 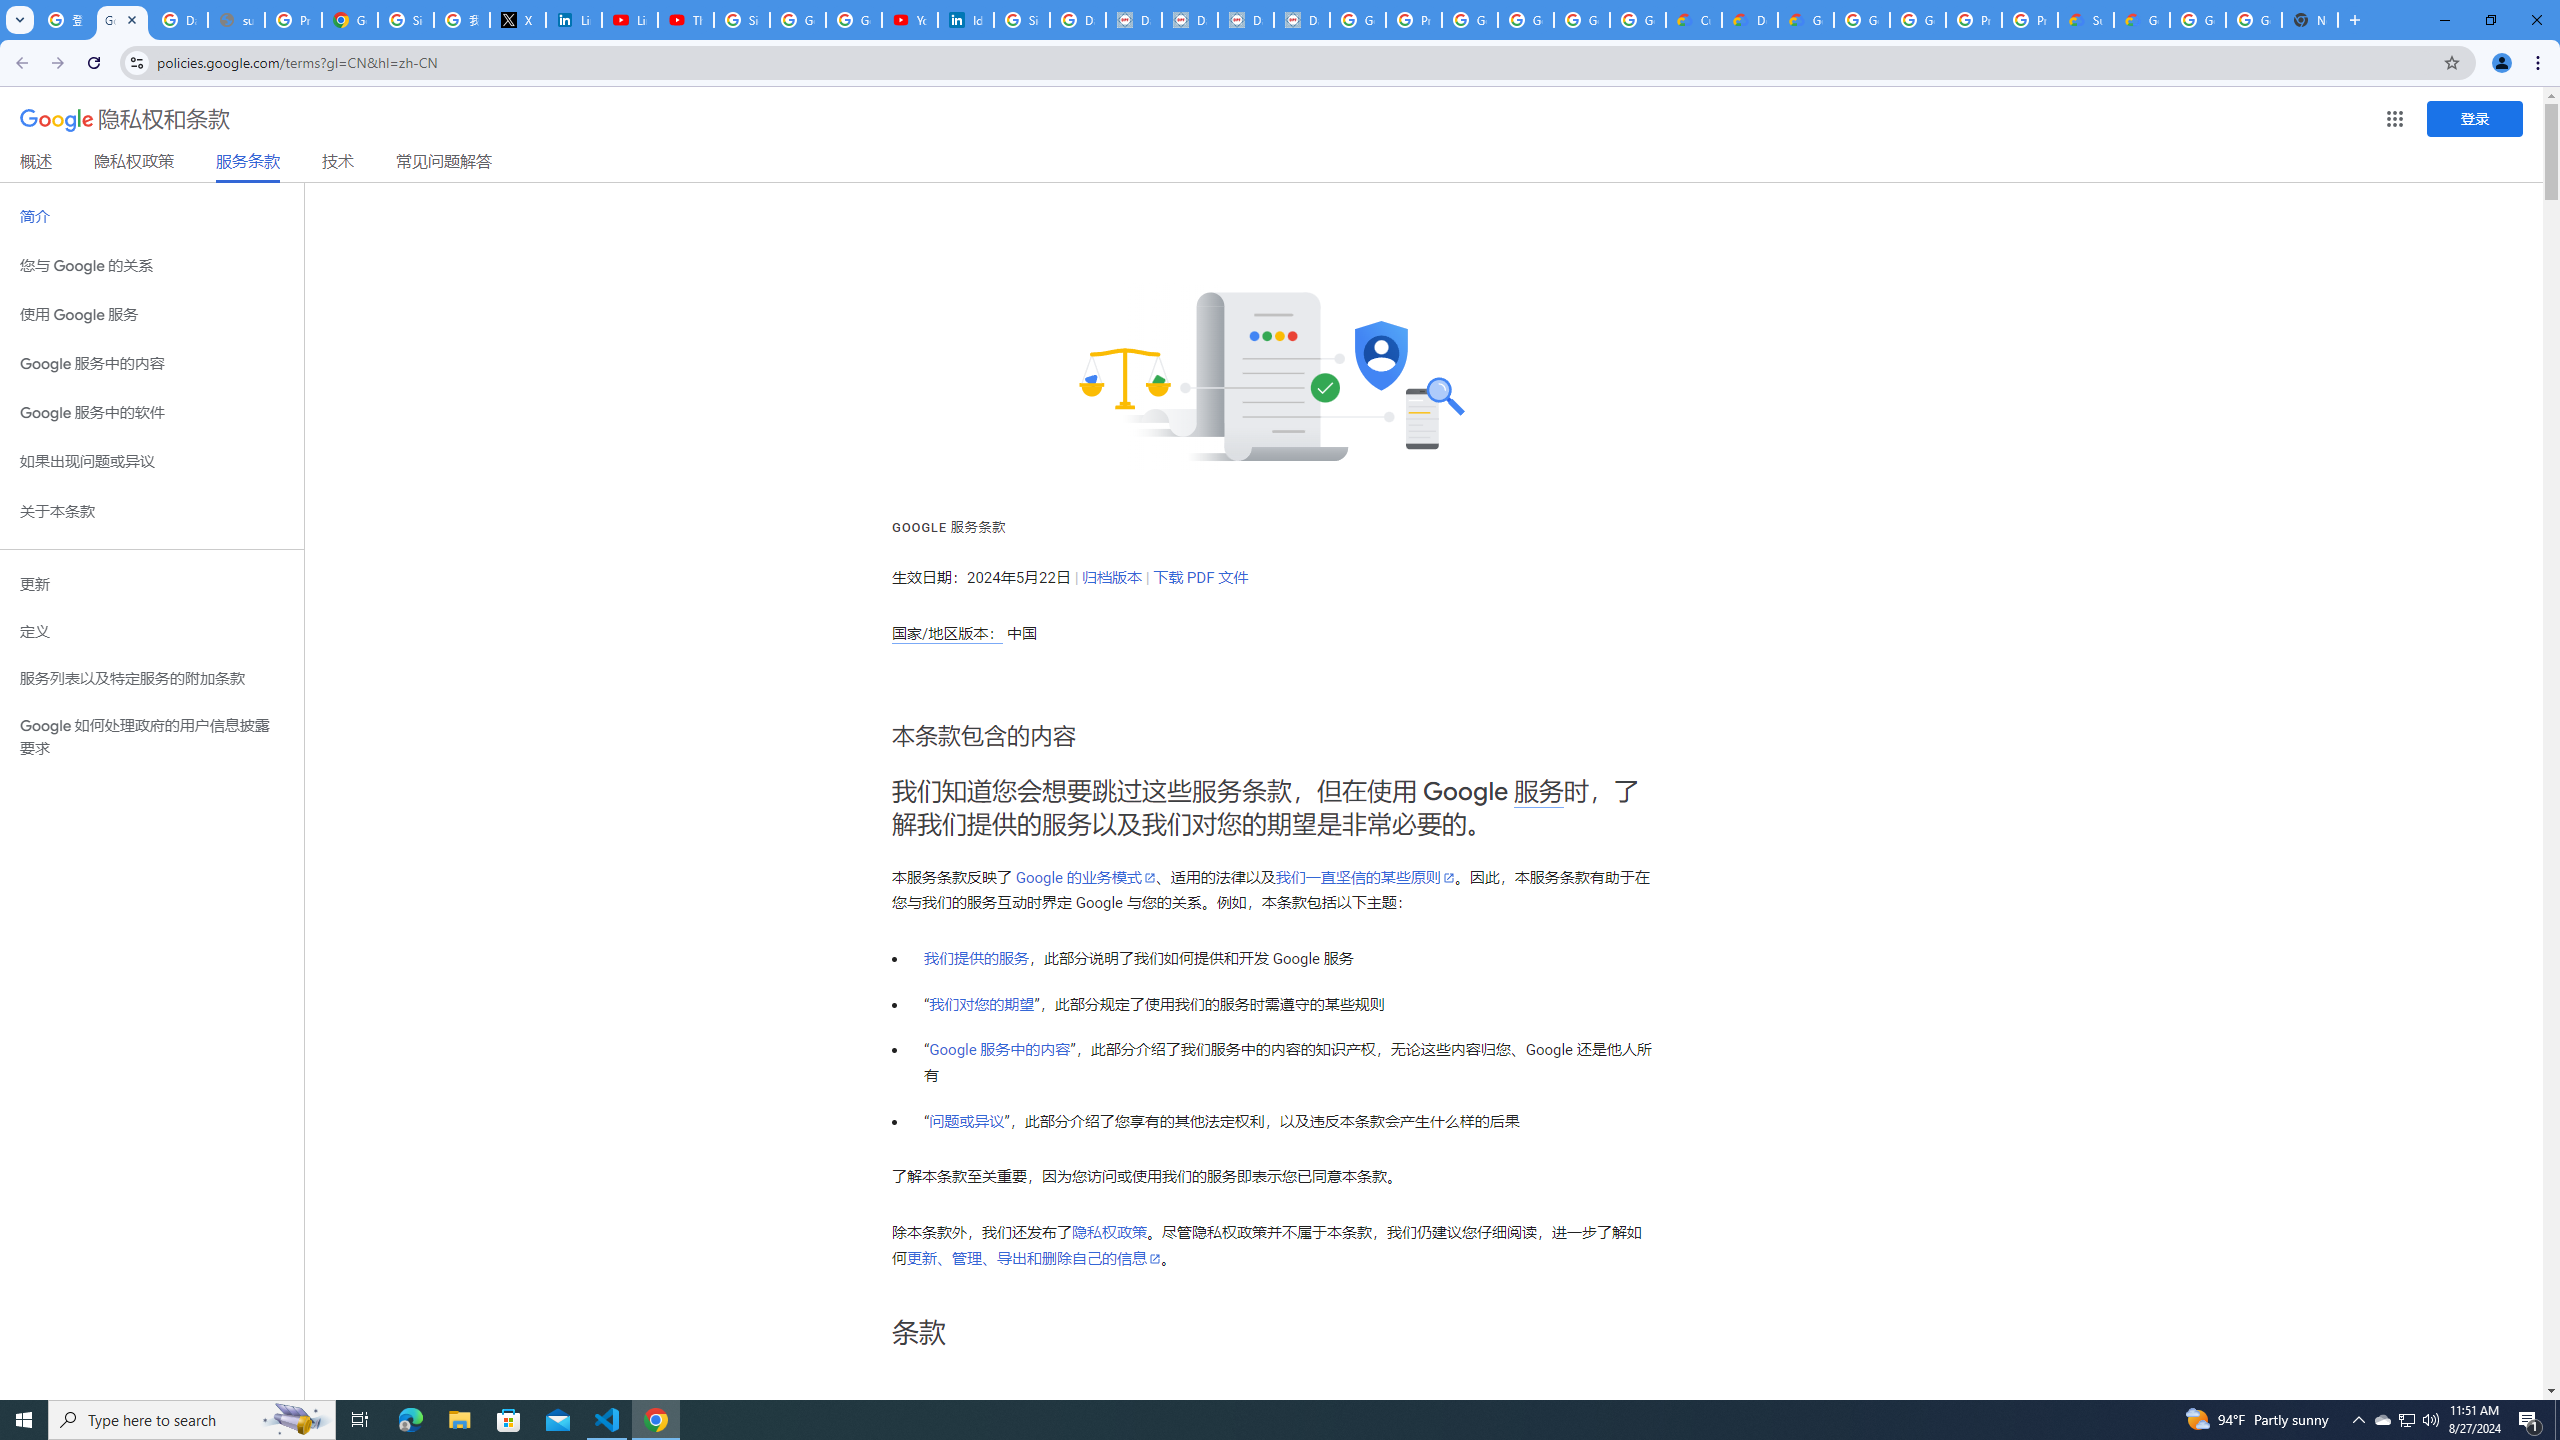 What do you see at coordinates (1862, 19) in the screenshot?
I see `'Google Cloud Platform'` at bounding box center [1862, 19].